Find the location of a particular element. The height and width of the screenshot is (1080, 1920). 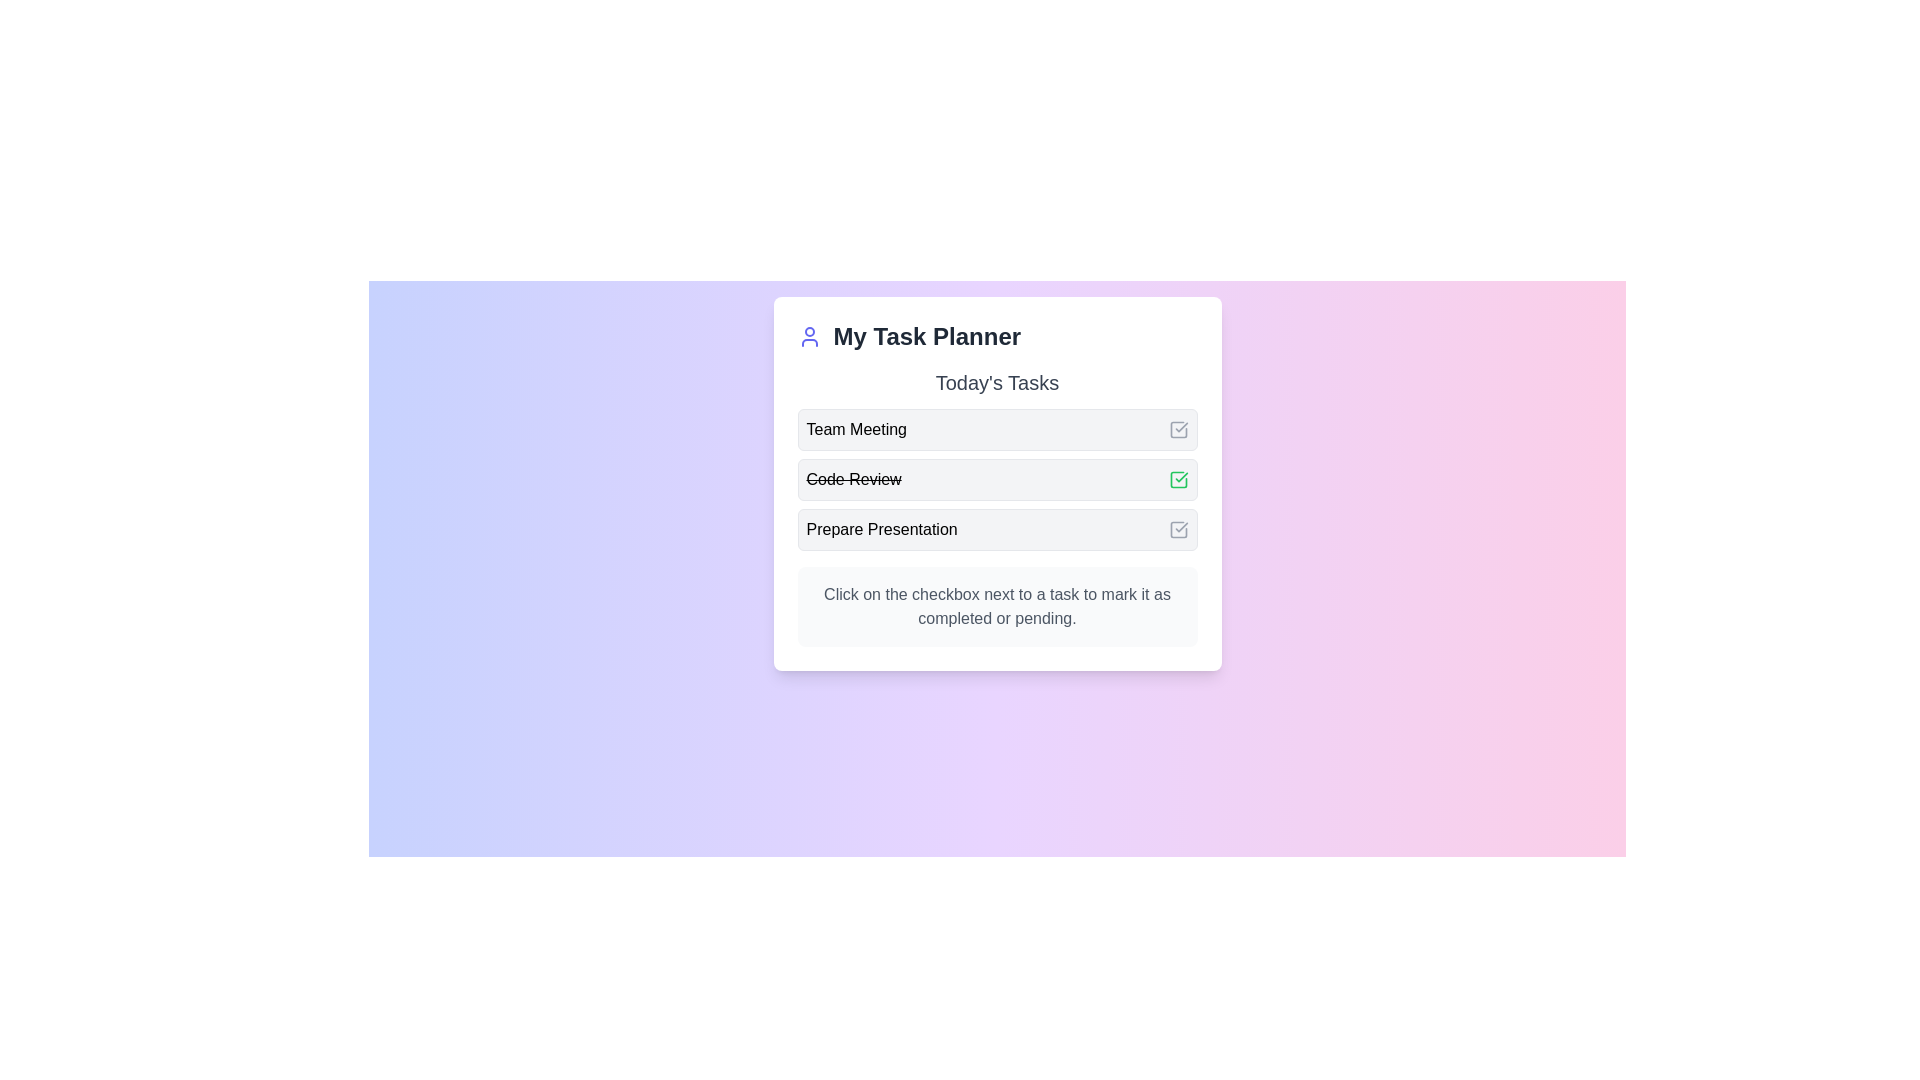

the bold text label 'My Task Planner' that serves as a title in the header of the card-like UI section, located next to the user icon is located at coordinates (926, 335).